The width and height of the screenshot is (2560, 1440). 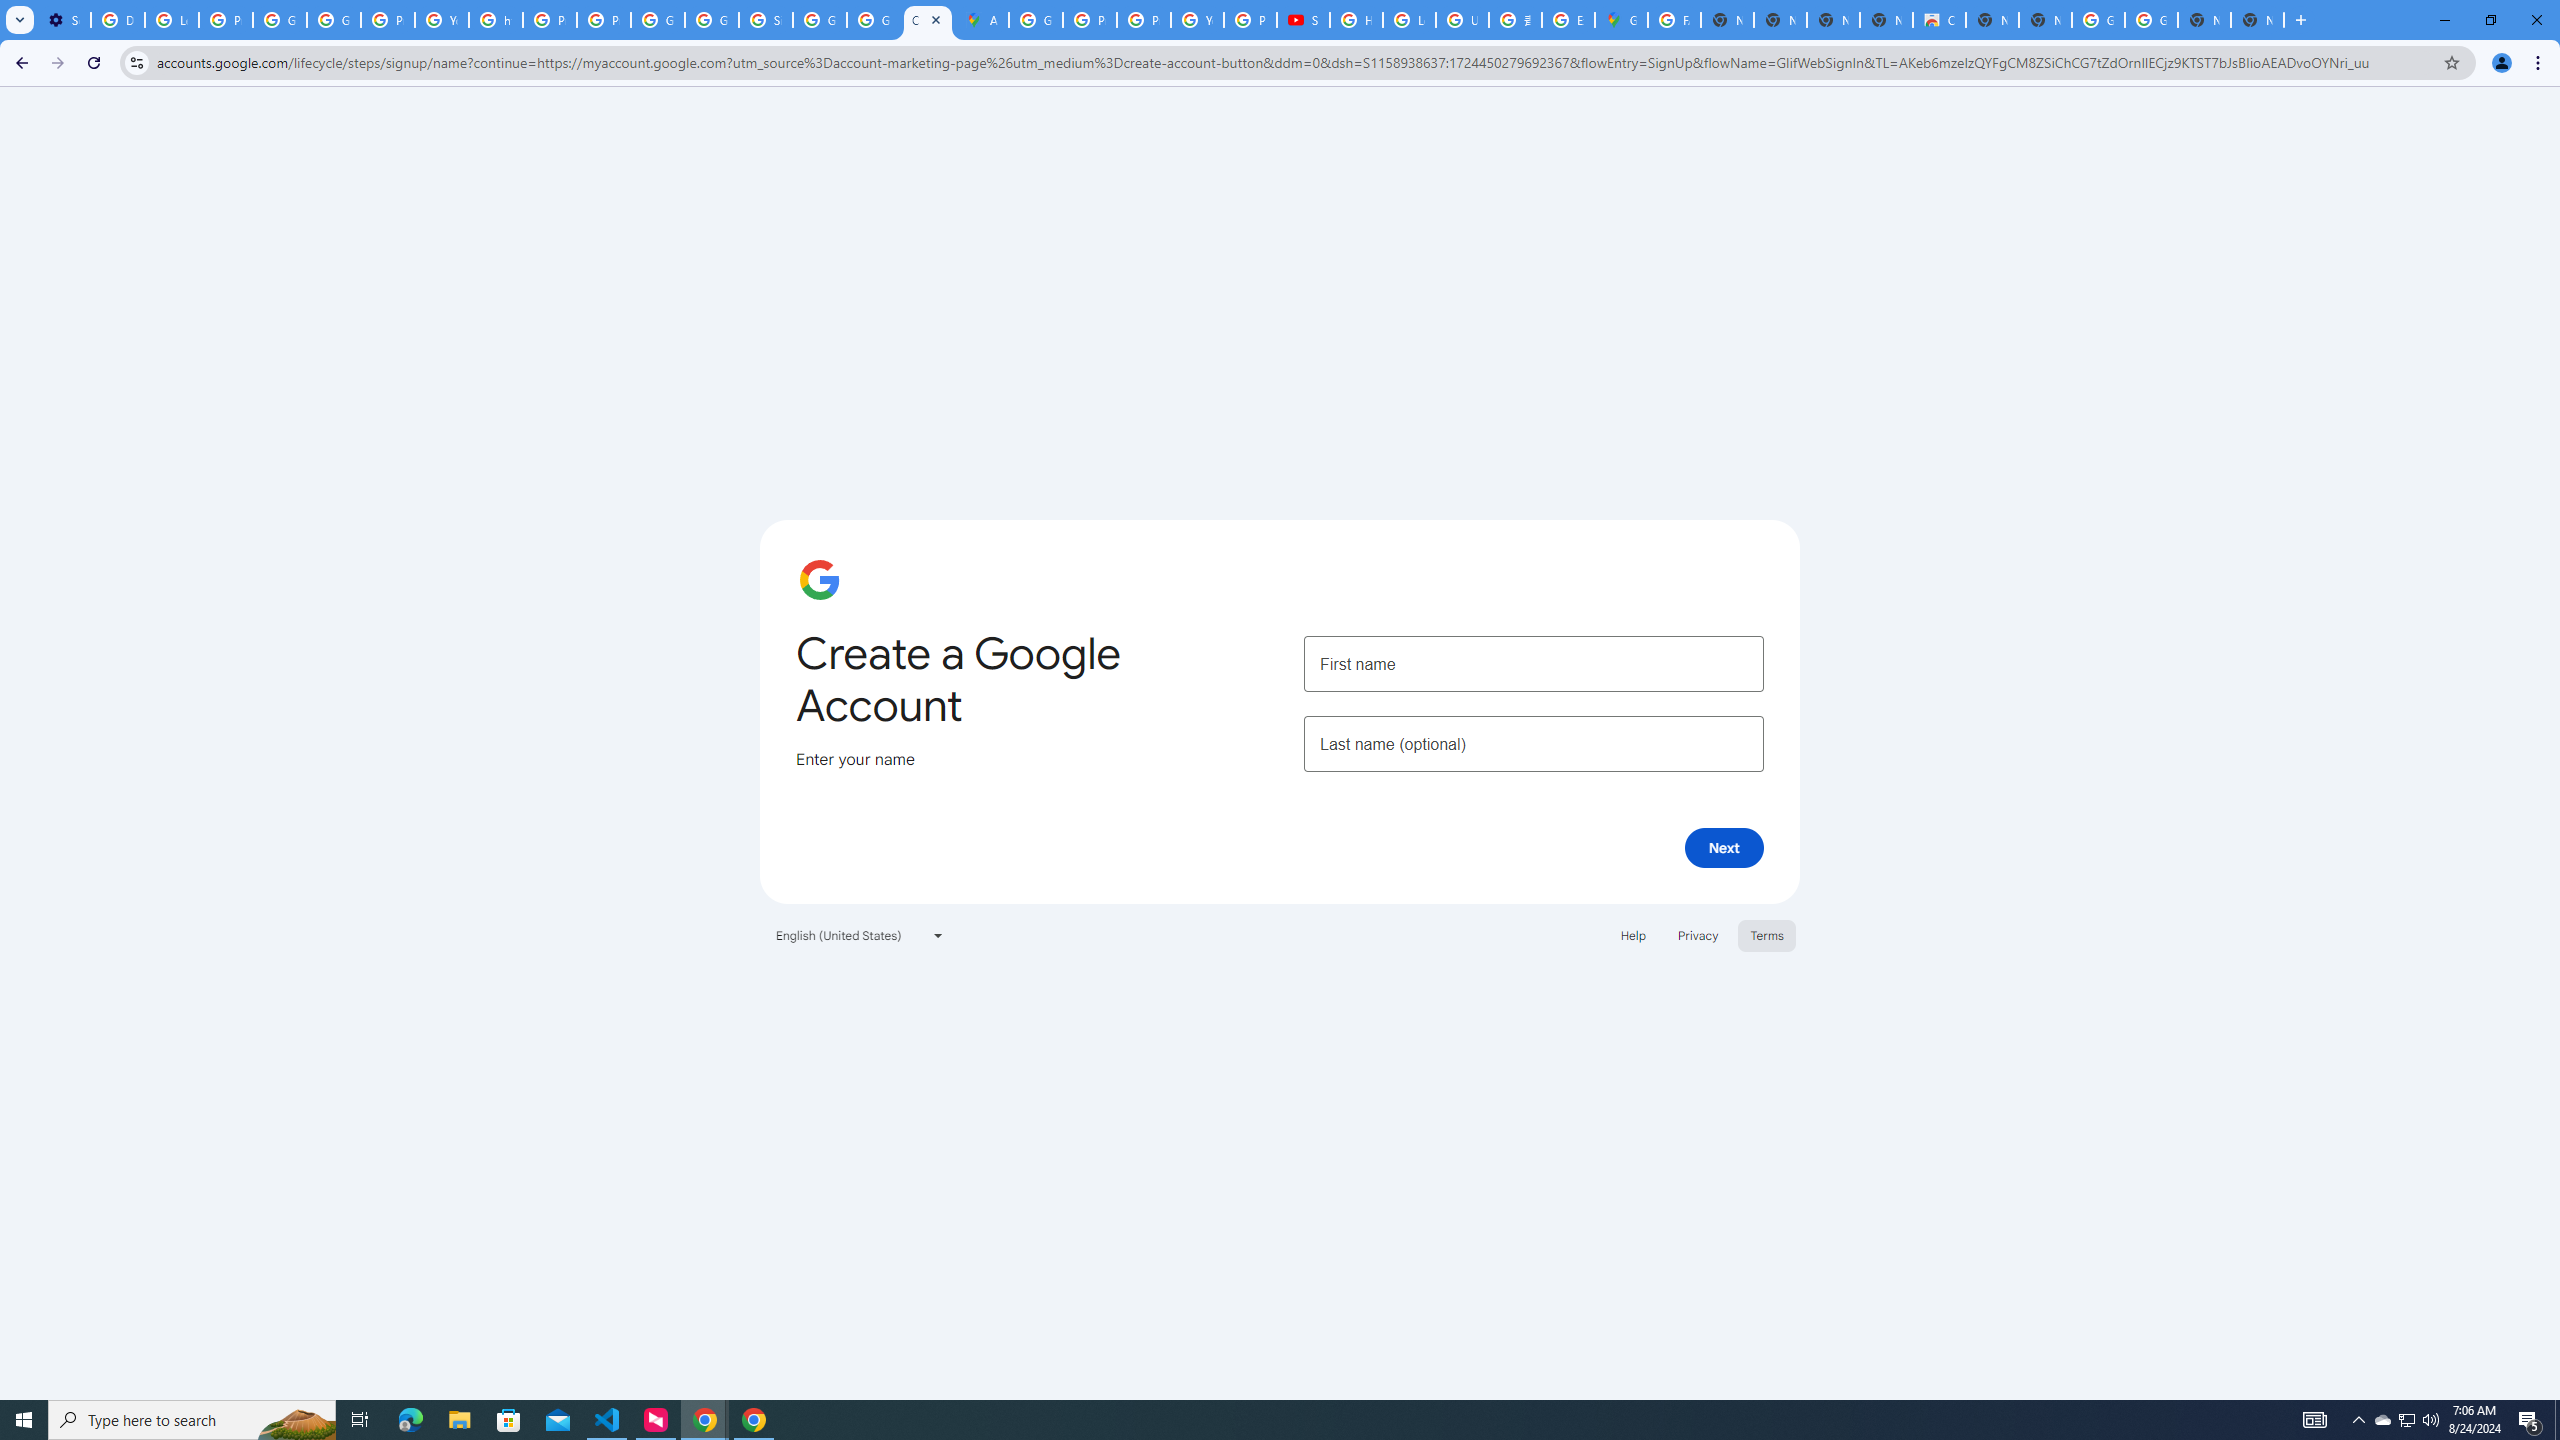 What do you see at coordinates (1532, 662) in the screenshot?
I see `'First name'` at bounding box center [1532, 662].